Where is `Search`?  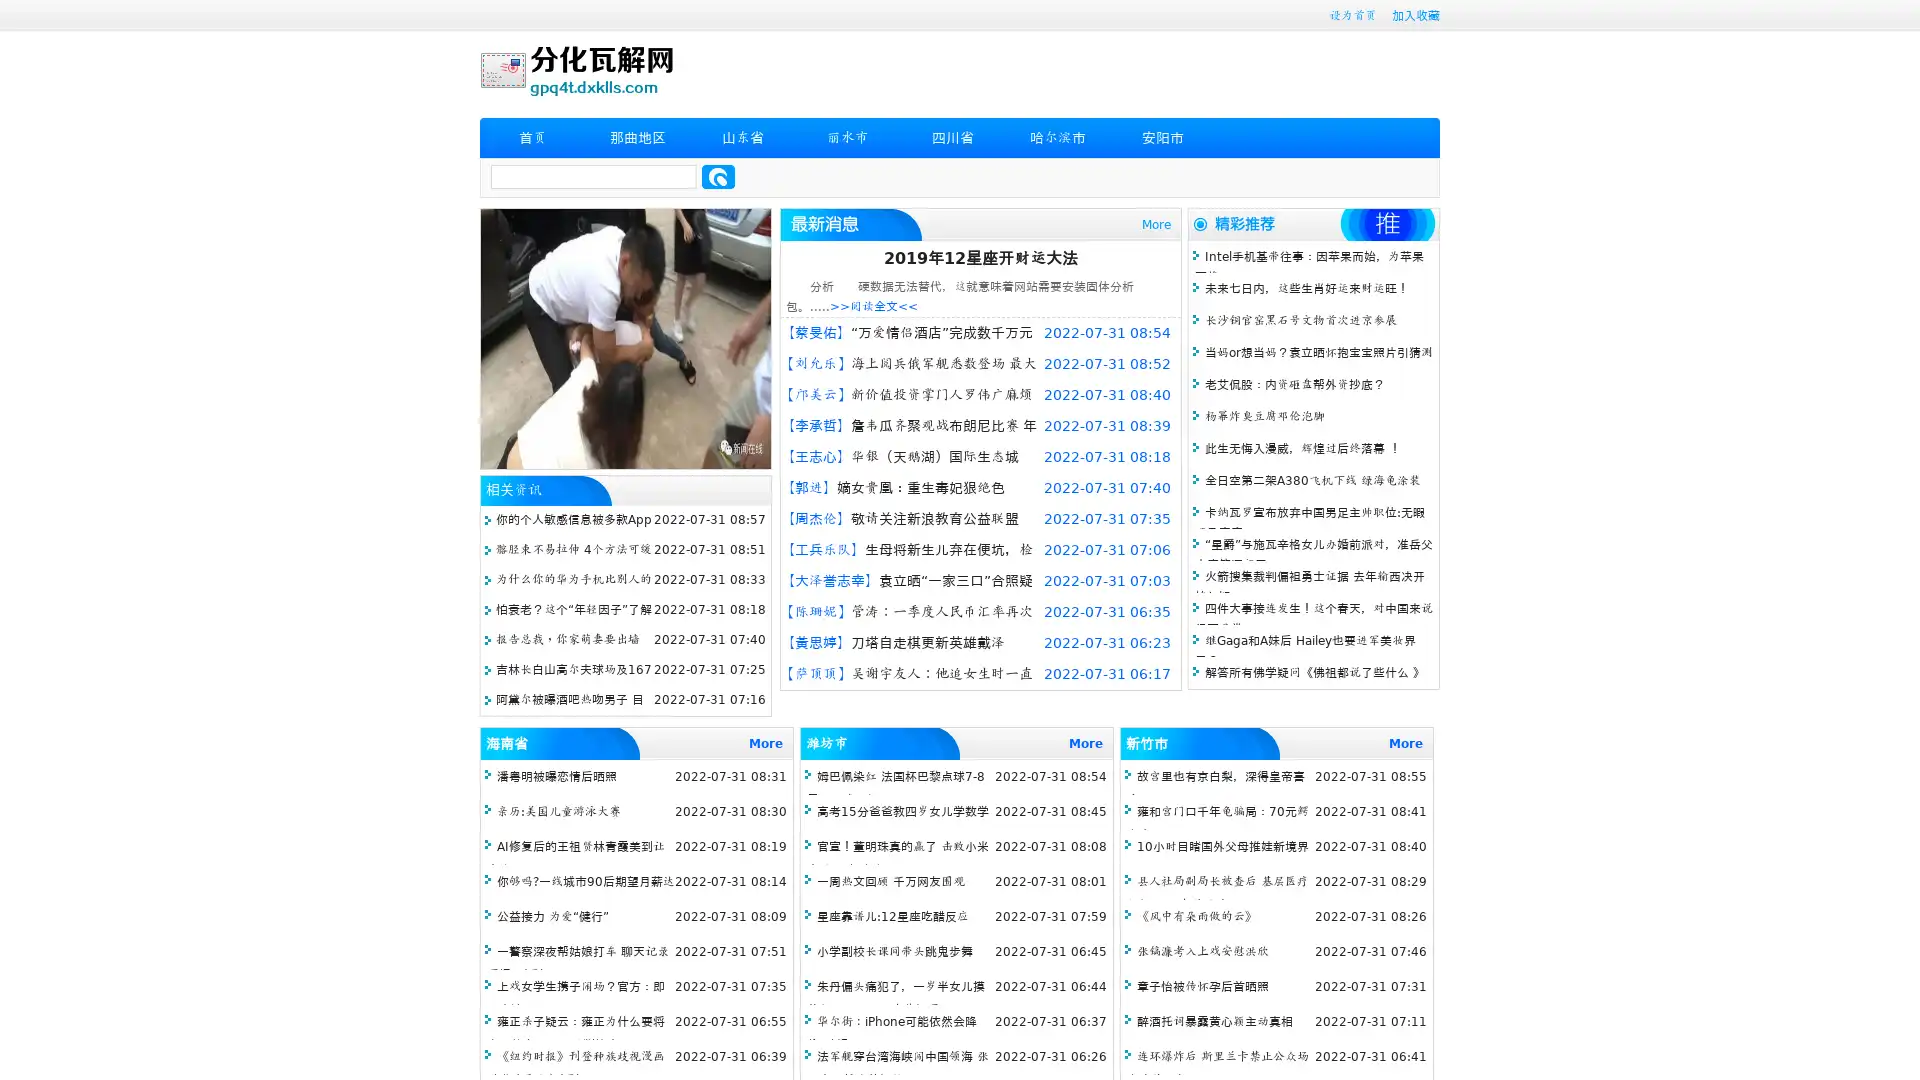 Search is located at coordinates (718, 176).